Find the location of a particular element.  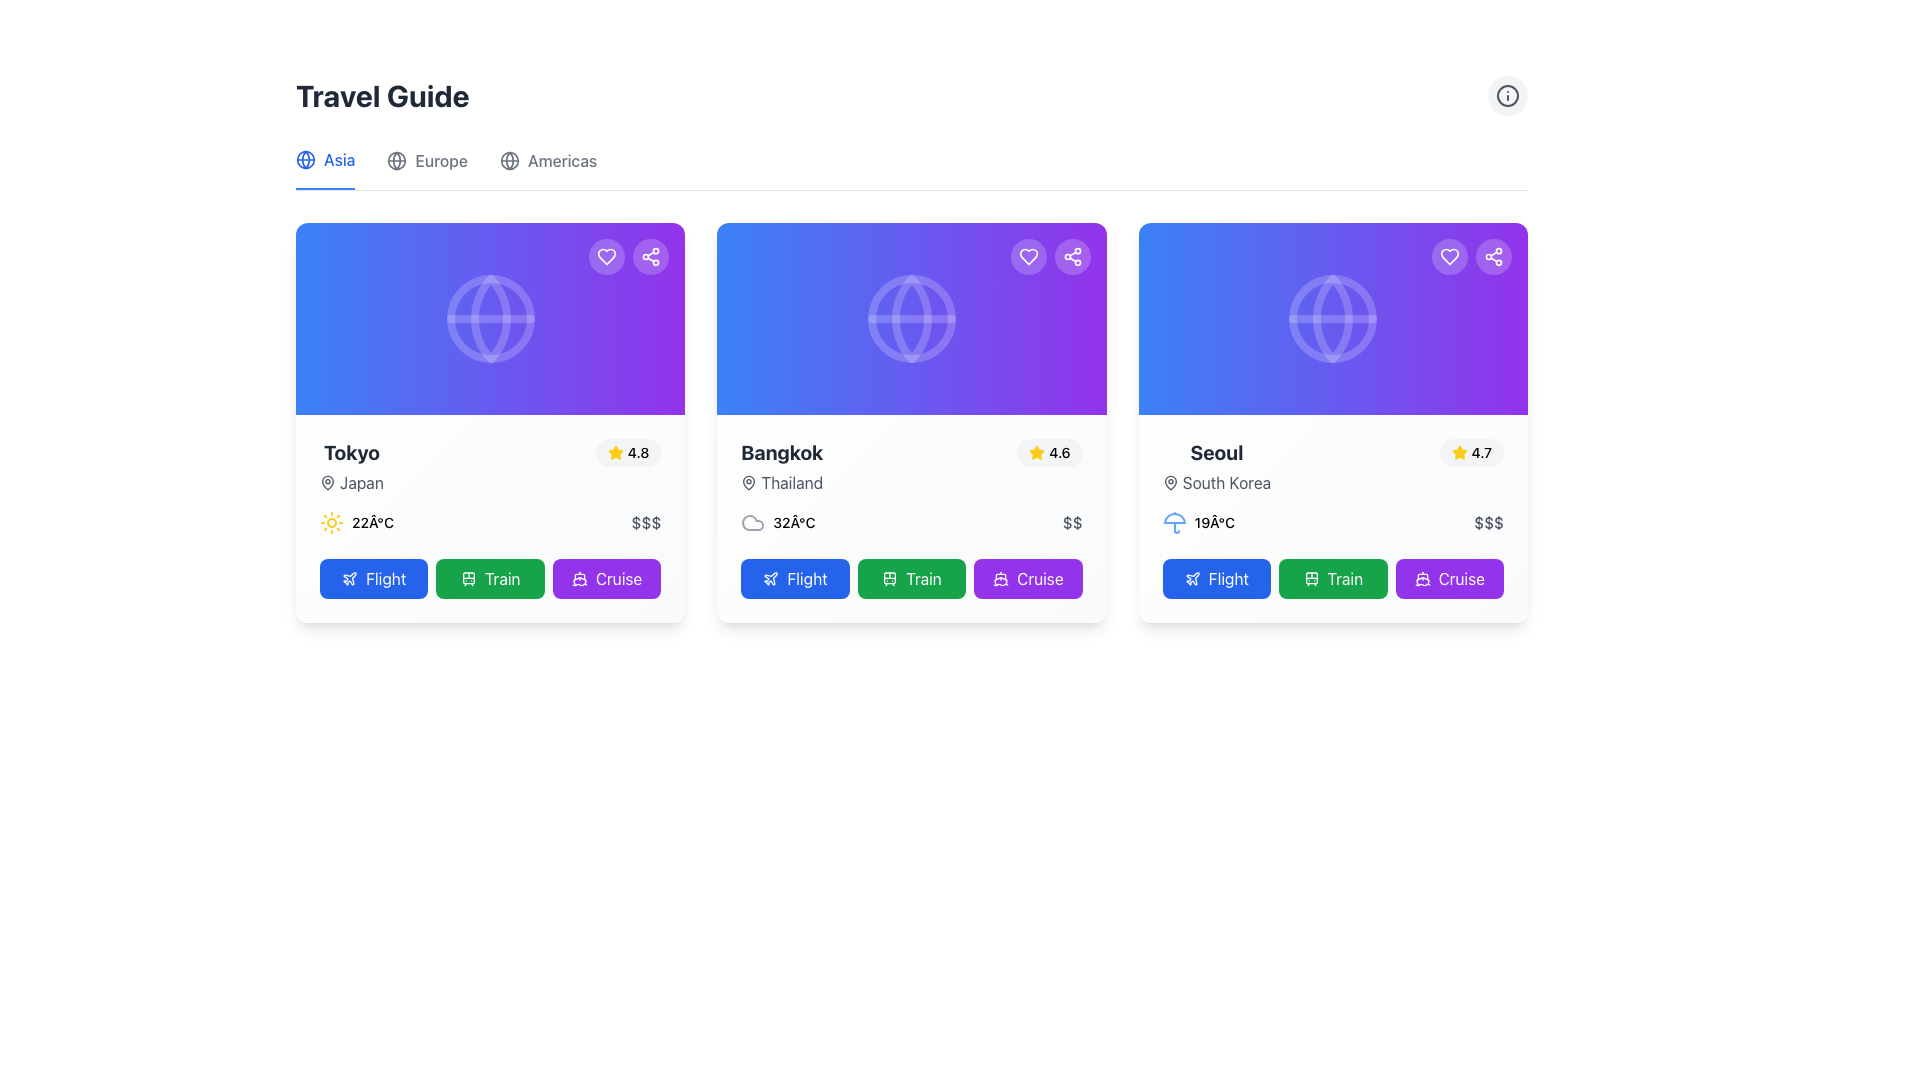

weather indicator text '22°C' located below the title 'Tokyo' in the first card of the horizontally aligned list, which also features a sun icon is located at coordinates (373, 522).